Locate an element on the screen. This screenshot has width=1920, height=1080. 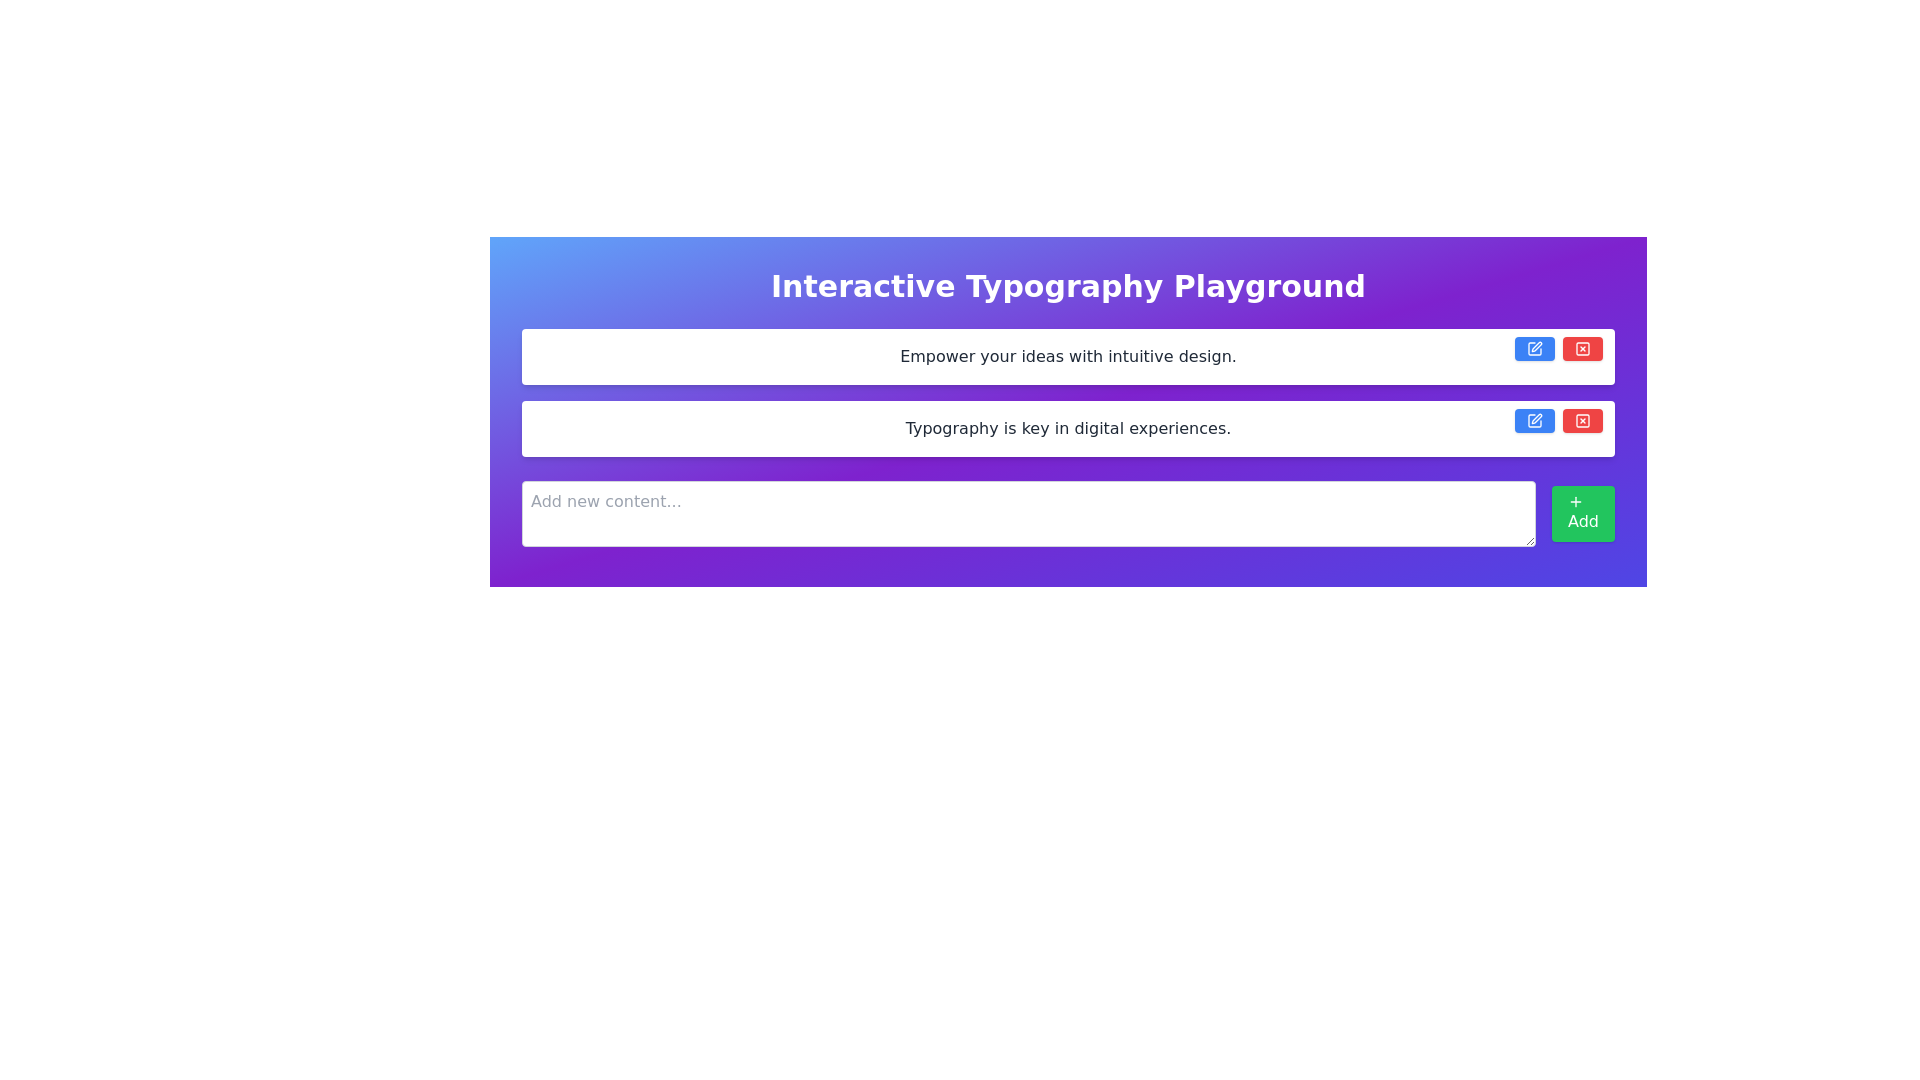
the blue button with a white pen icon located in the top-right corner of the text input field labeled 'Typography is key in digital experiences.' is located at coordinates (1534, 419).